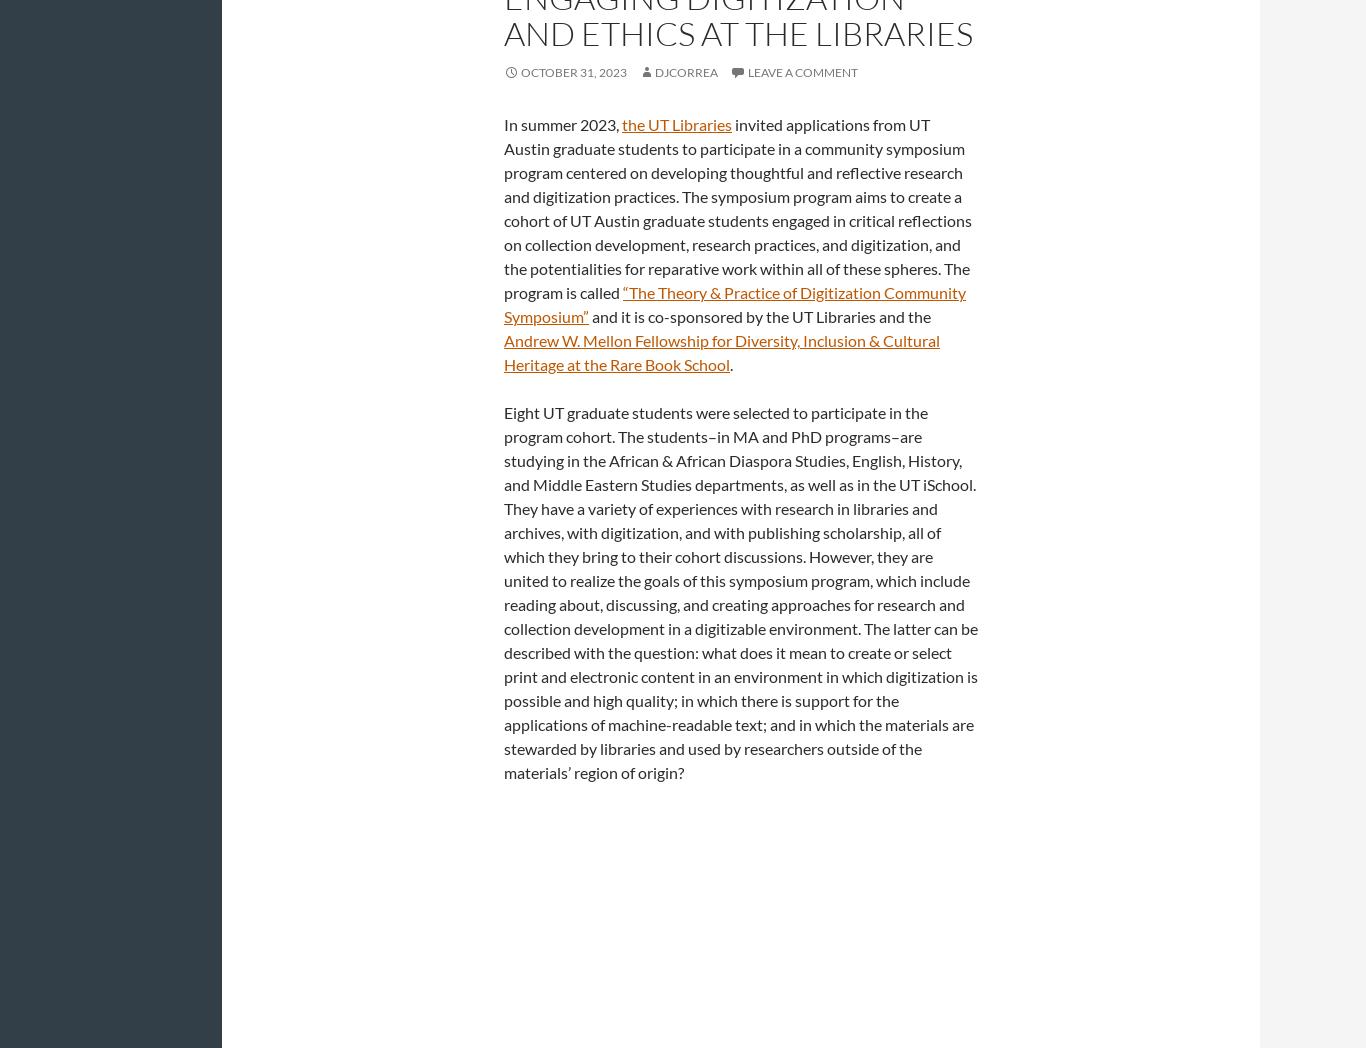  I want to click on 'DJCorrea', so click(686, 72).